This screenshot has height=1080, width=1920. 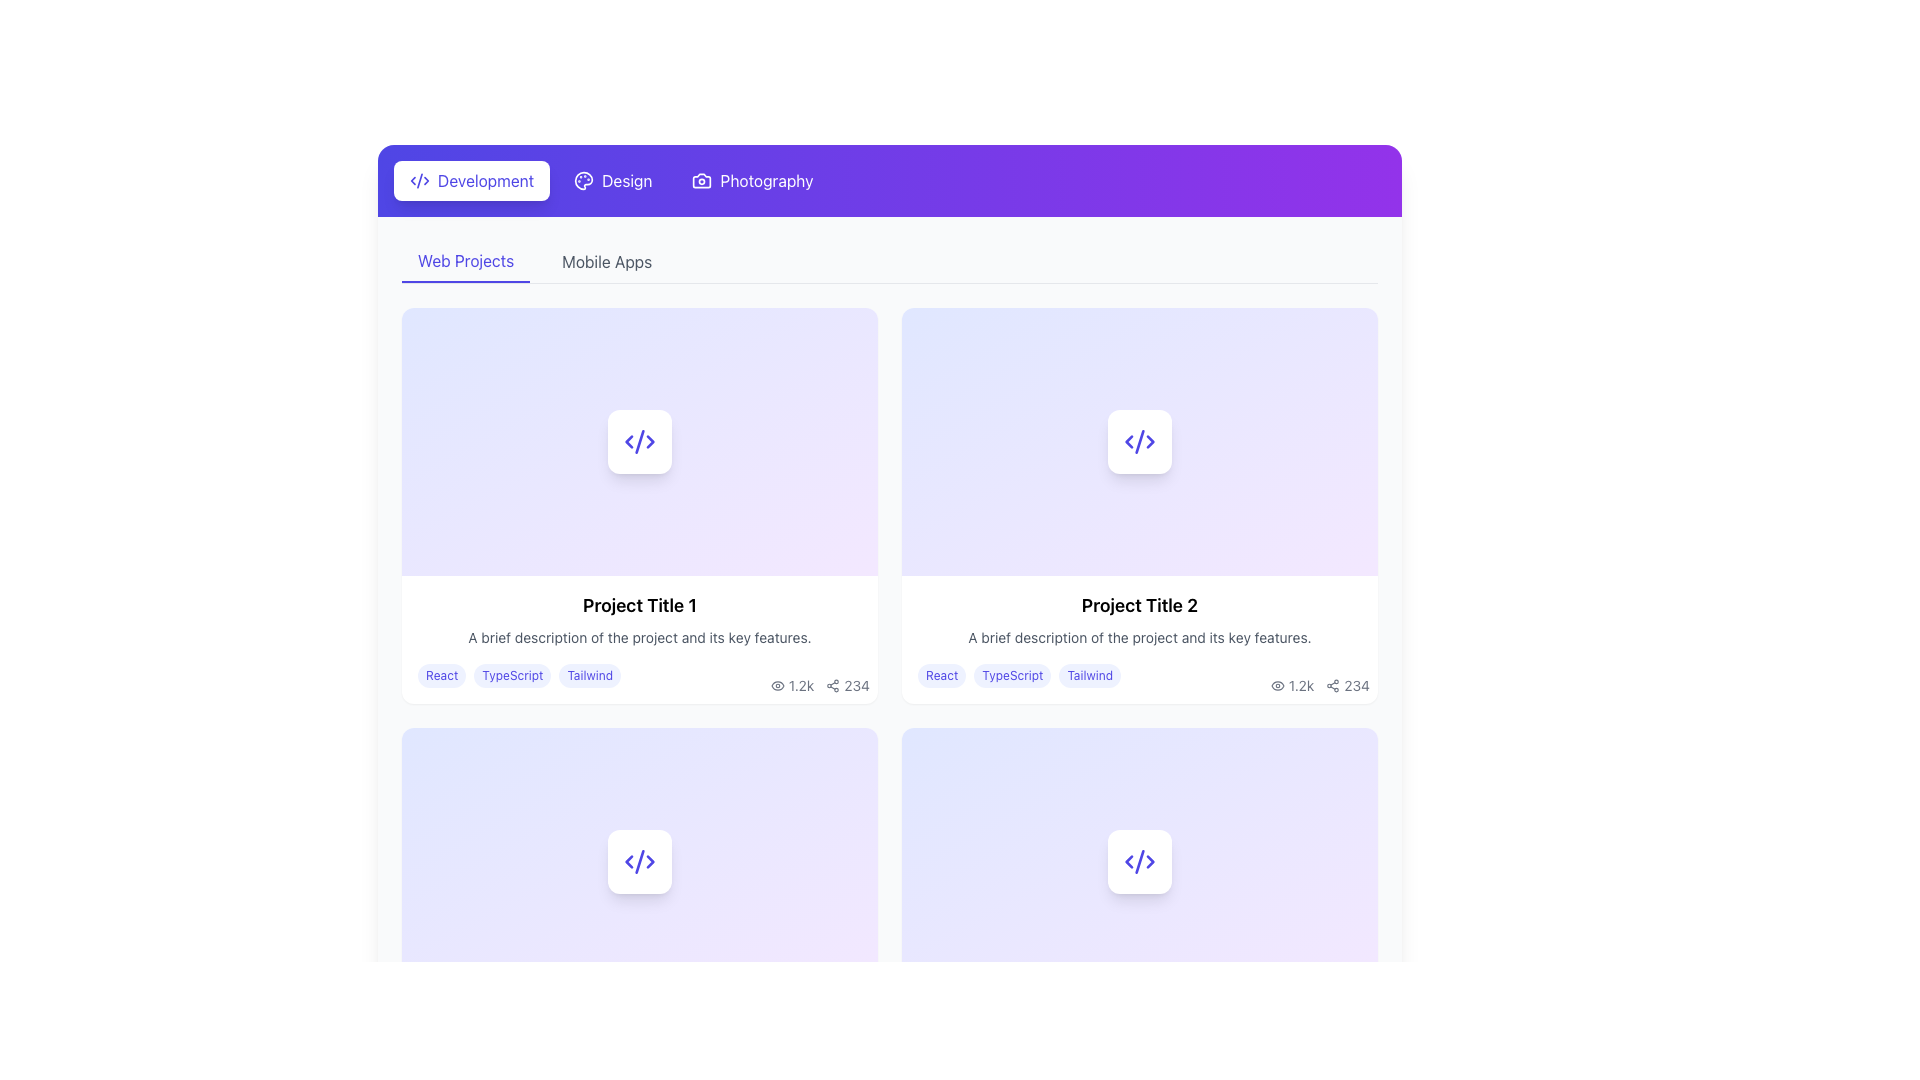 I want to click on the 'Photography' text label, which is styled in white on a purple background and is part of the navigation bar, so click(x=766, y=181).